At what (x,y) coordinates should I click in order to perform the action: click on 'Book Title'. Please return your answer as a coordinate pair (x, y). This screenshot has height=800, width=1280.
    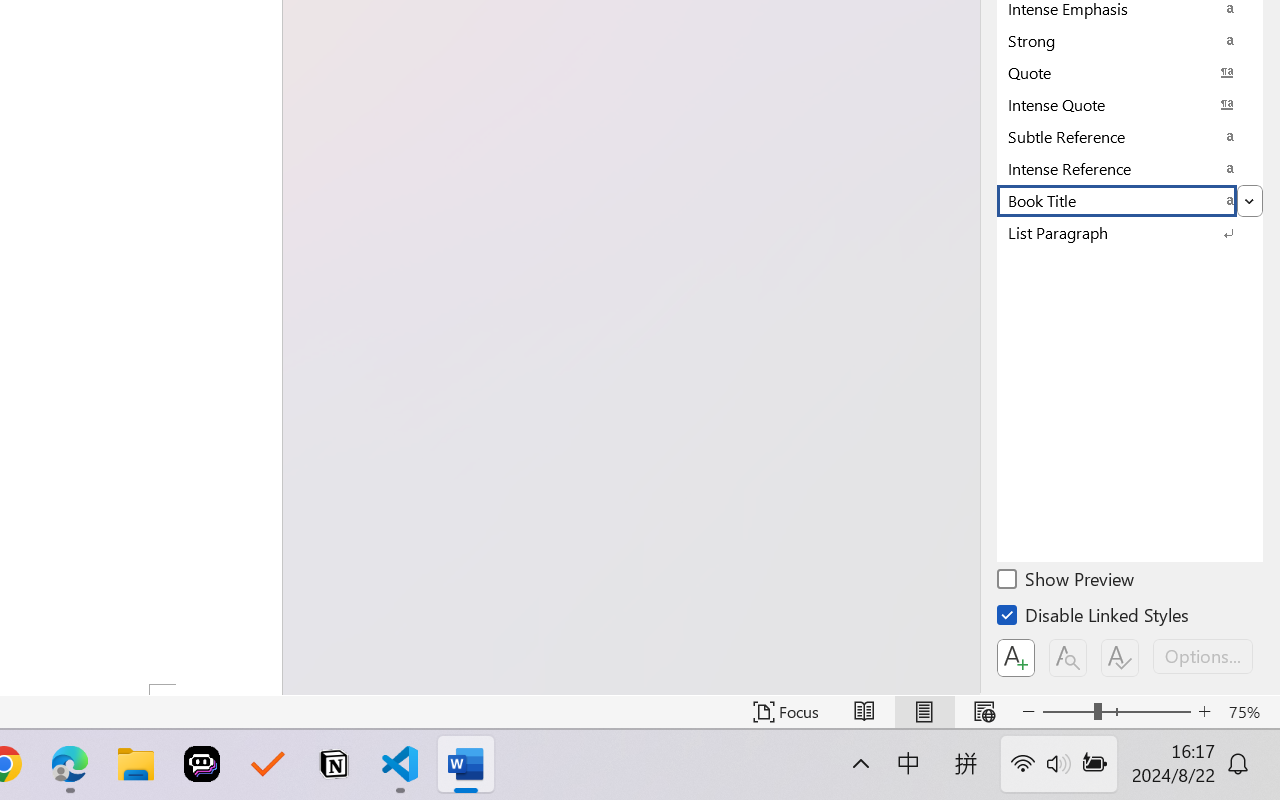
    Looking at the image, I should click on (1130, 200).